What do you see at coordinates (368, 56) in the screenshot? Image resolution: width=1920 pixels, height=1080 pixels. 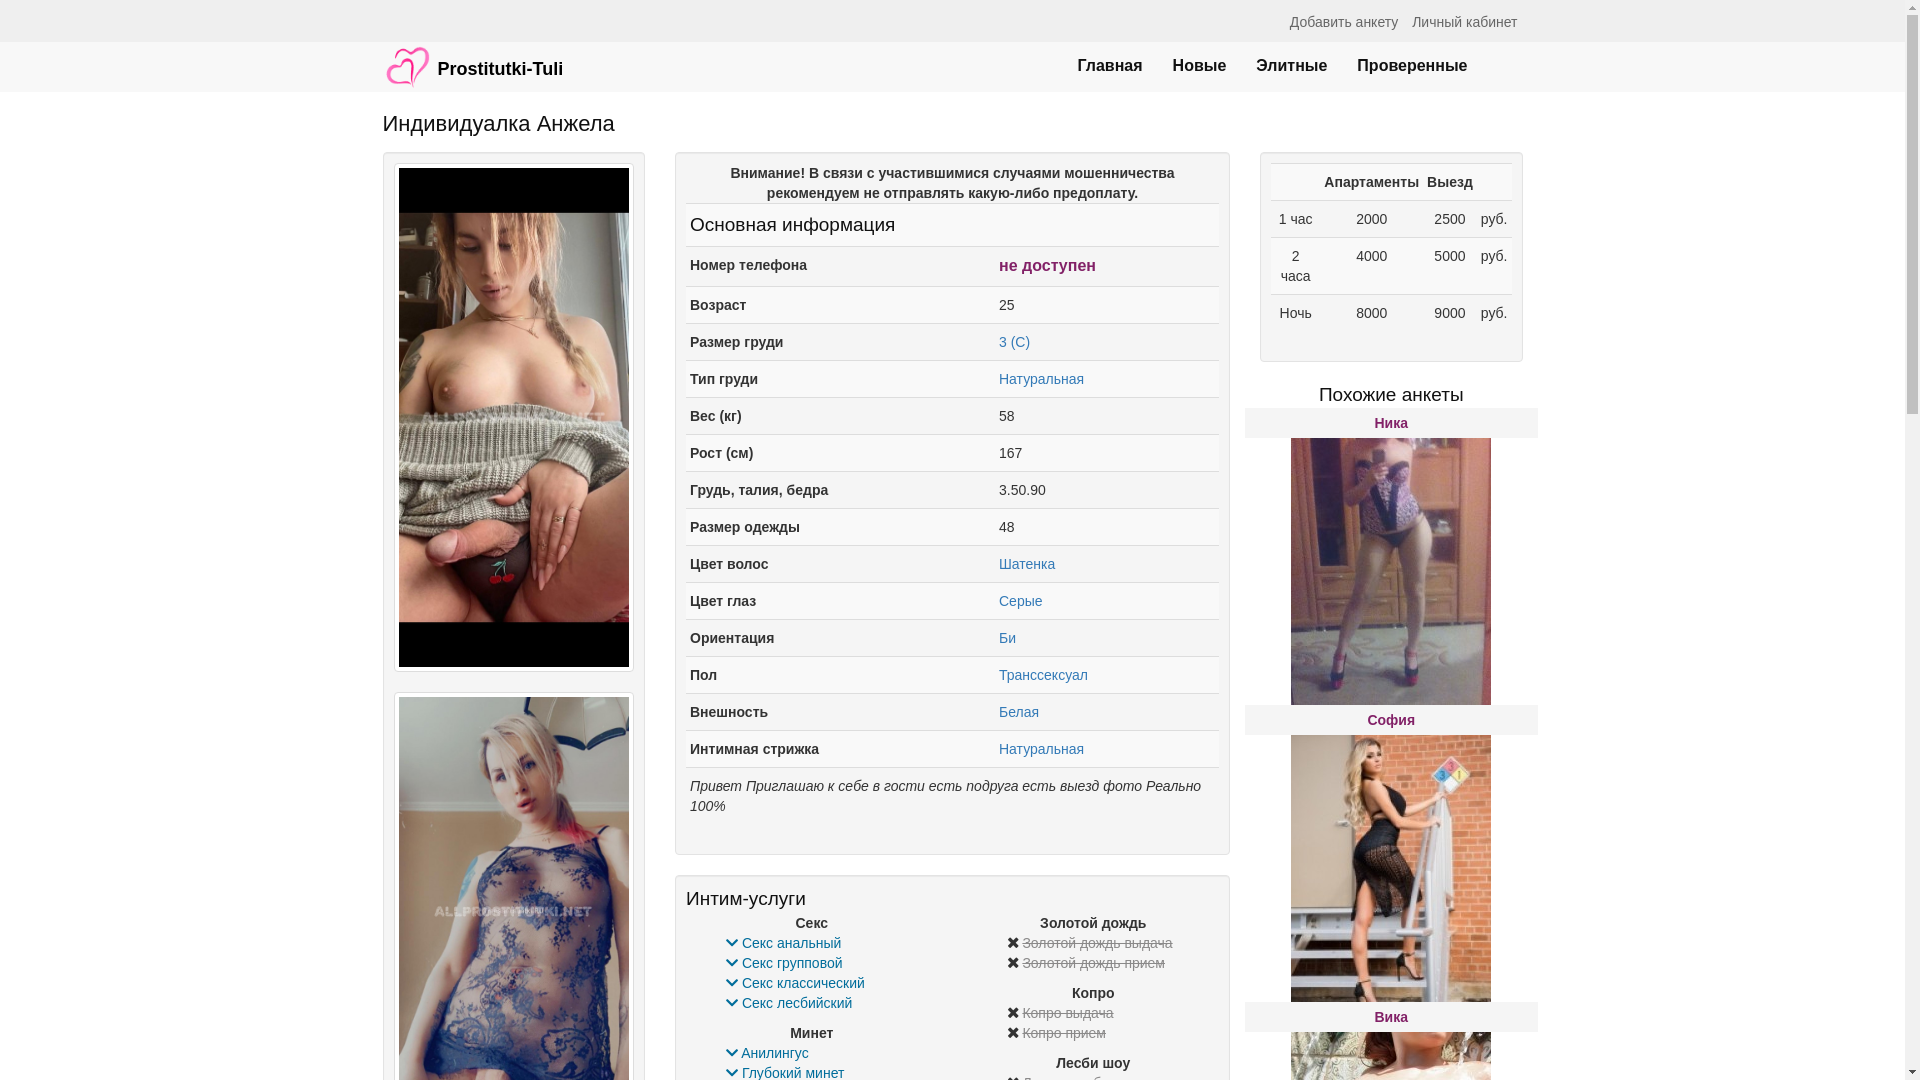 I see `'Prostitutki-Tuli'` at bounding box center [368, 56].